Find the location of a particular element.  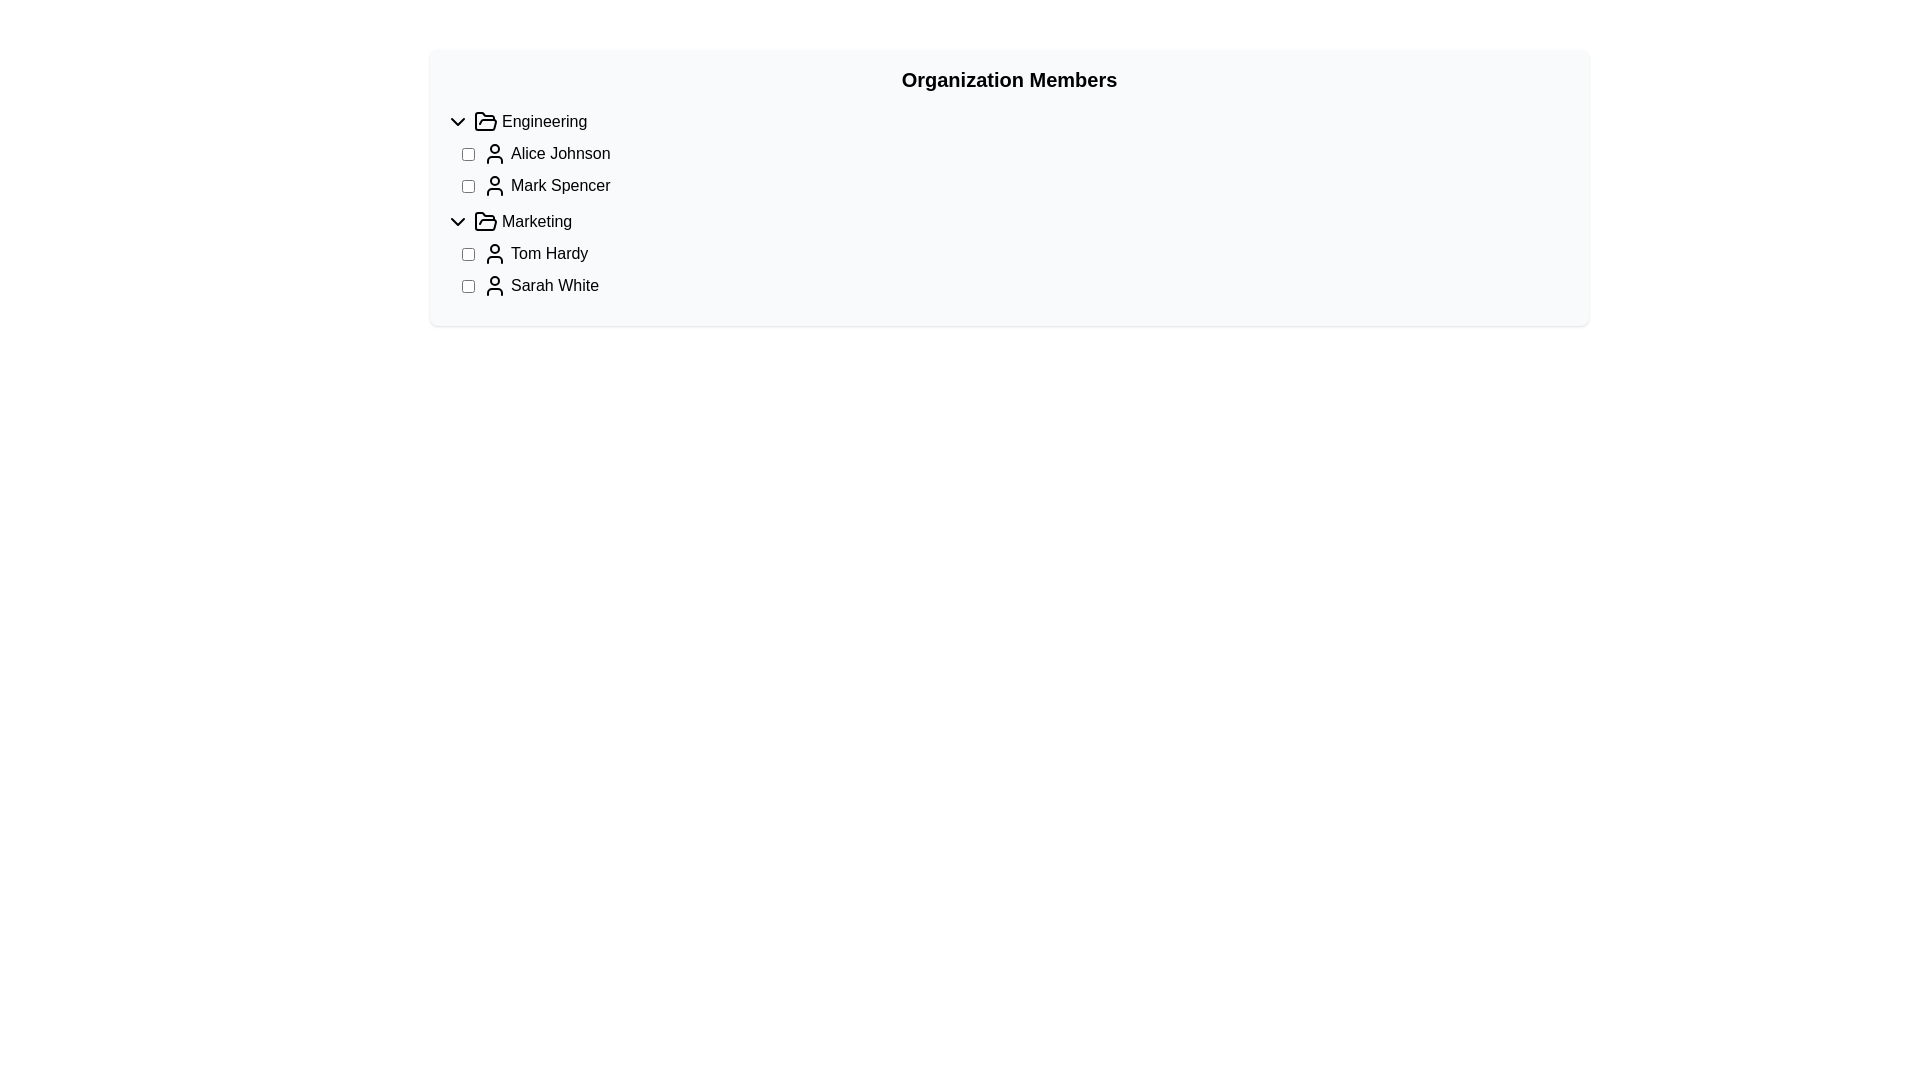

the text label displaying the name of the individual, positioned below 'Alice Johnson' and above 'Marketing', to interact with it is located at coordinates (560, 185).